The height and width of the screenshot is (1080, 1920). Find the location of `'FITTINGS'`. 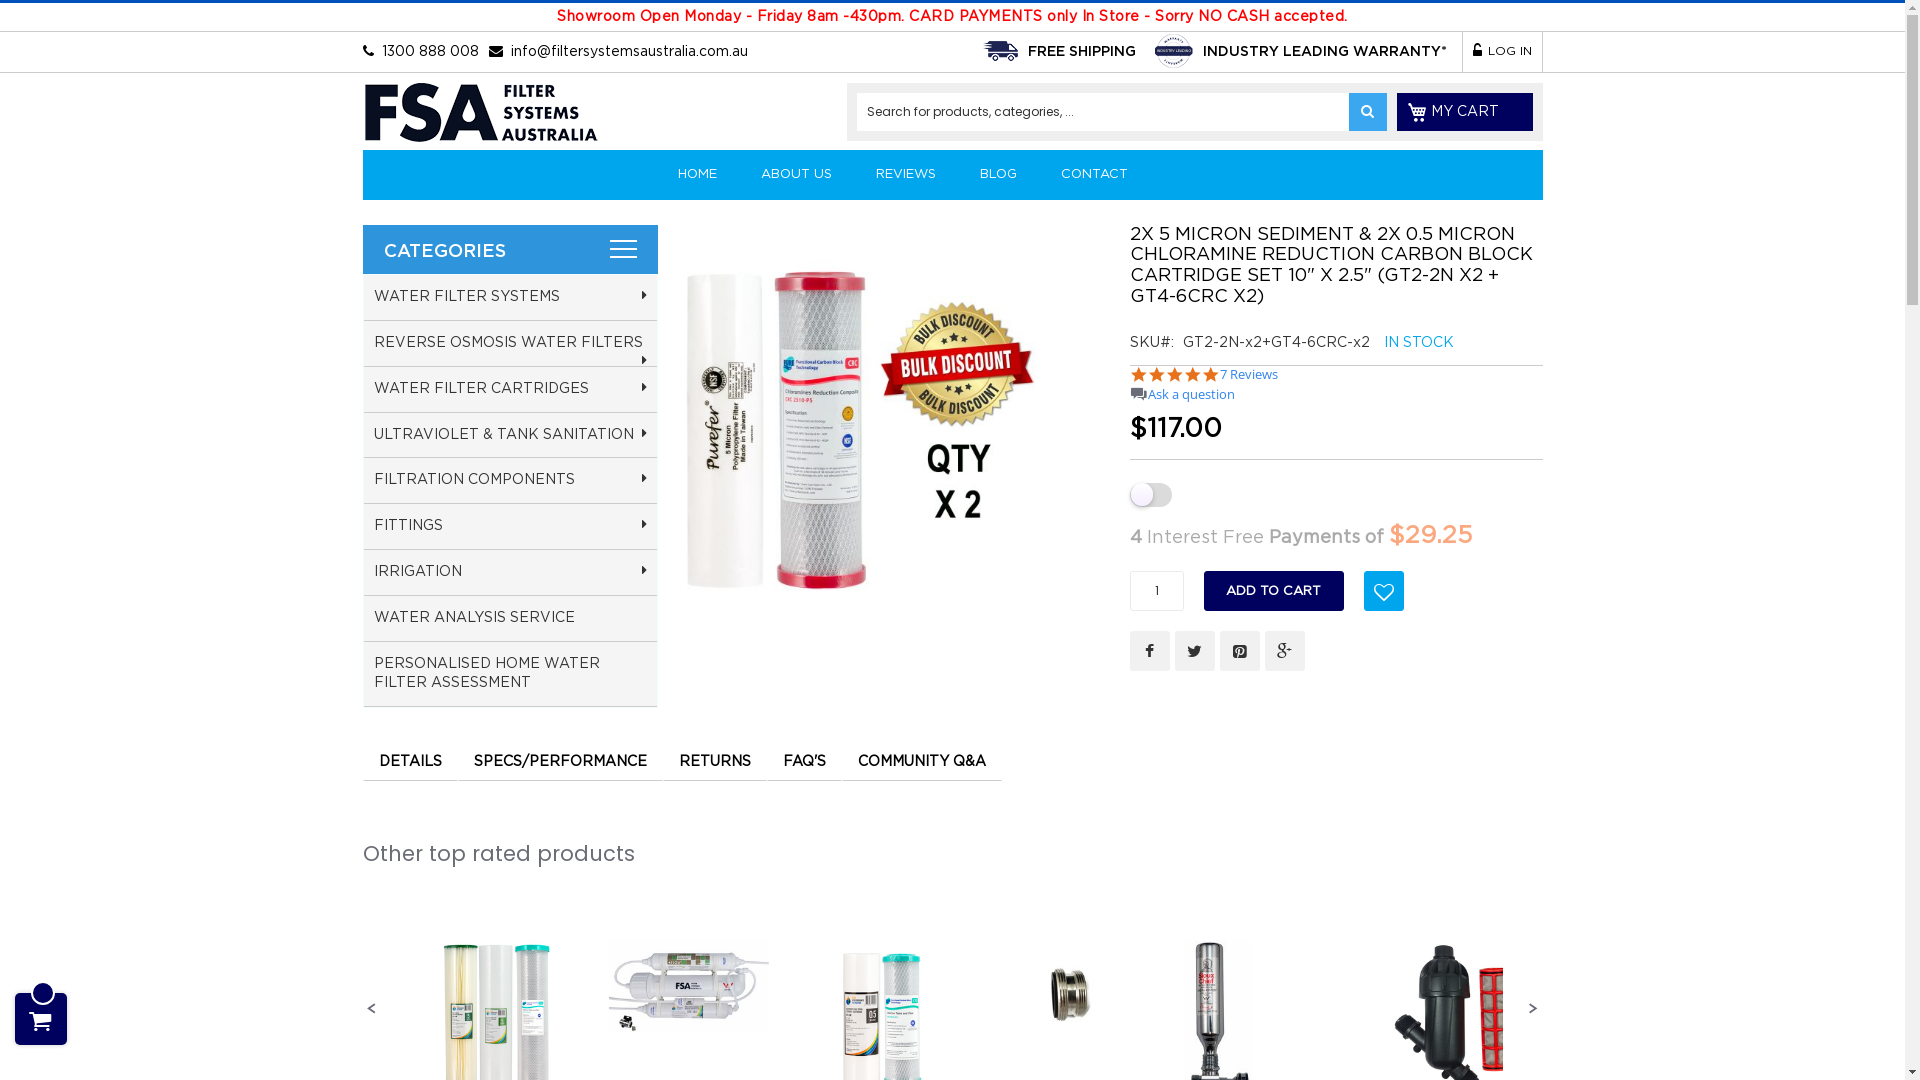

'FITTINGS' is located at coordinates (510, 526).